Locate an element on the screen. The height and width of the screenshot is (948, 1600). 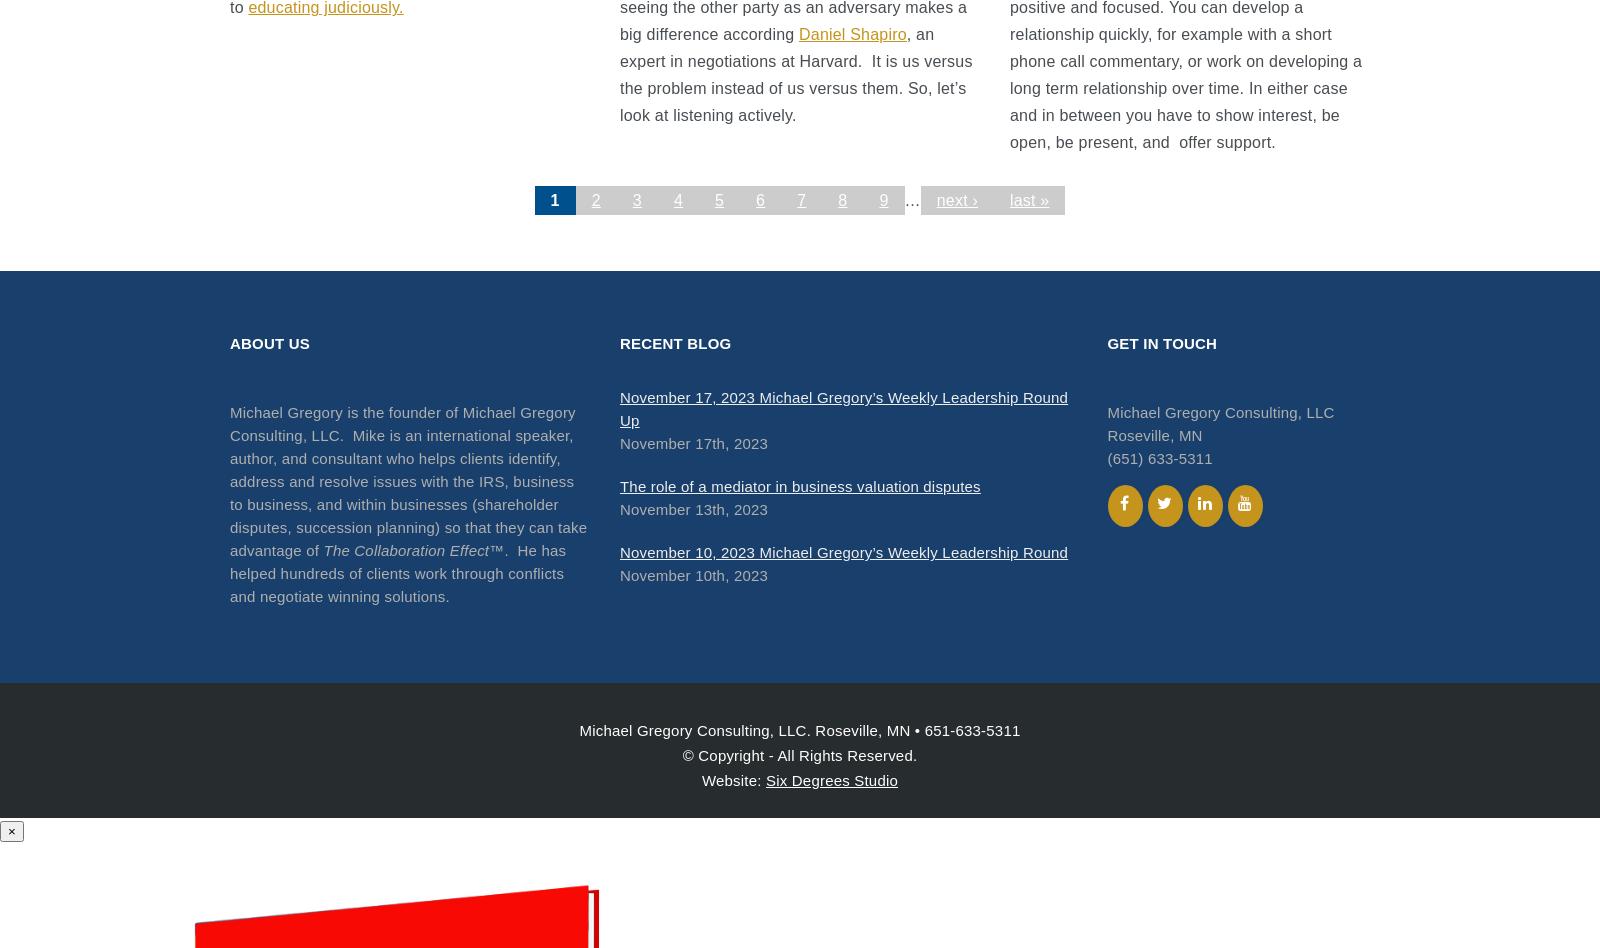
'About Us' is located at coordinates (269, 343).